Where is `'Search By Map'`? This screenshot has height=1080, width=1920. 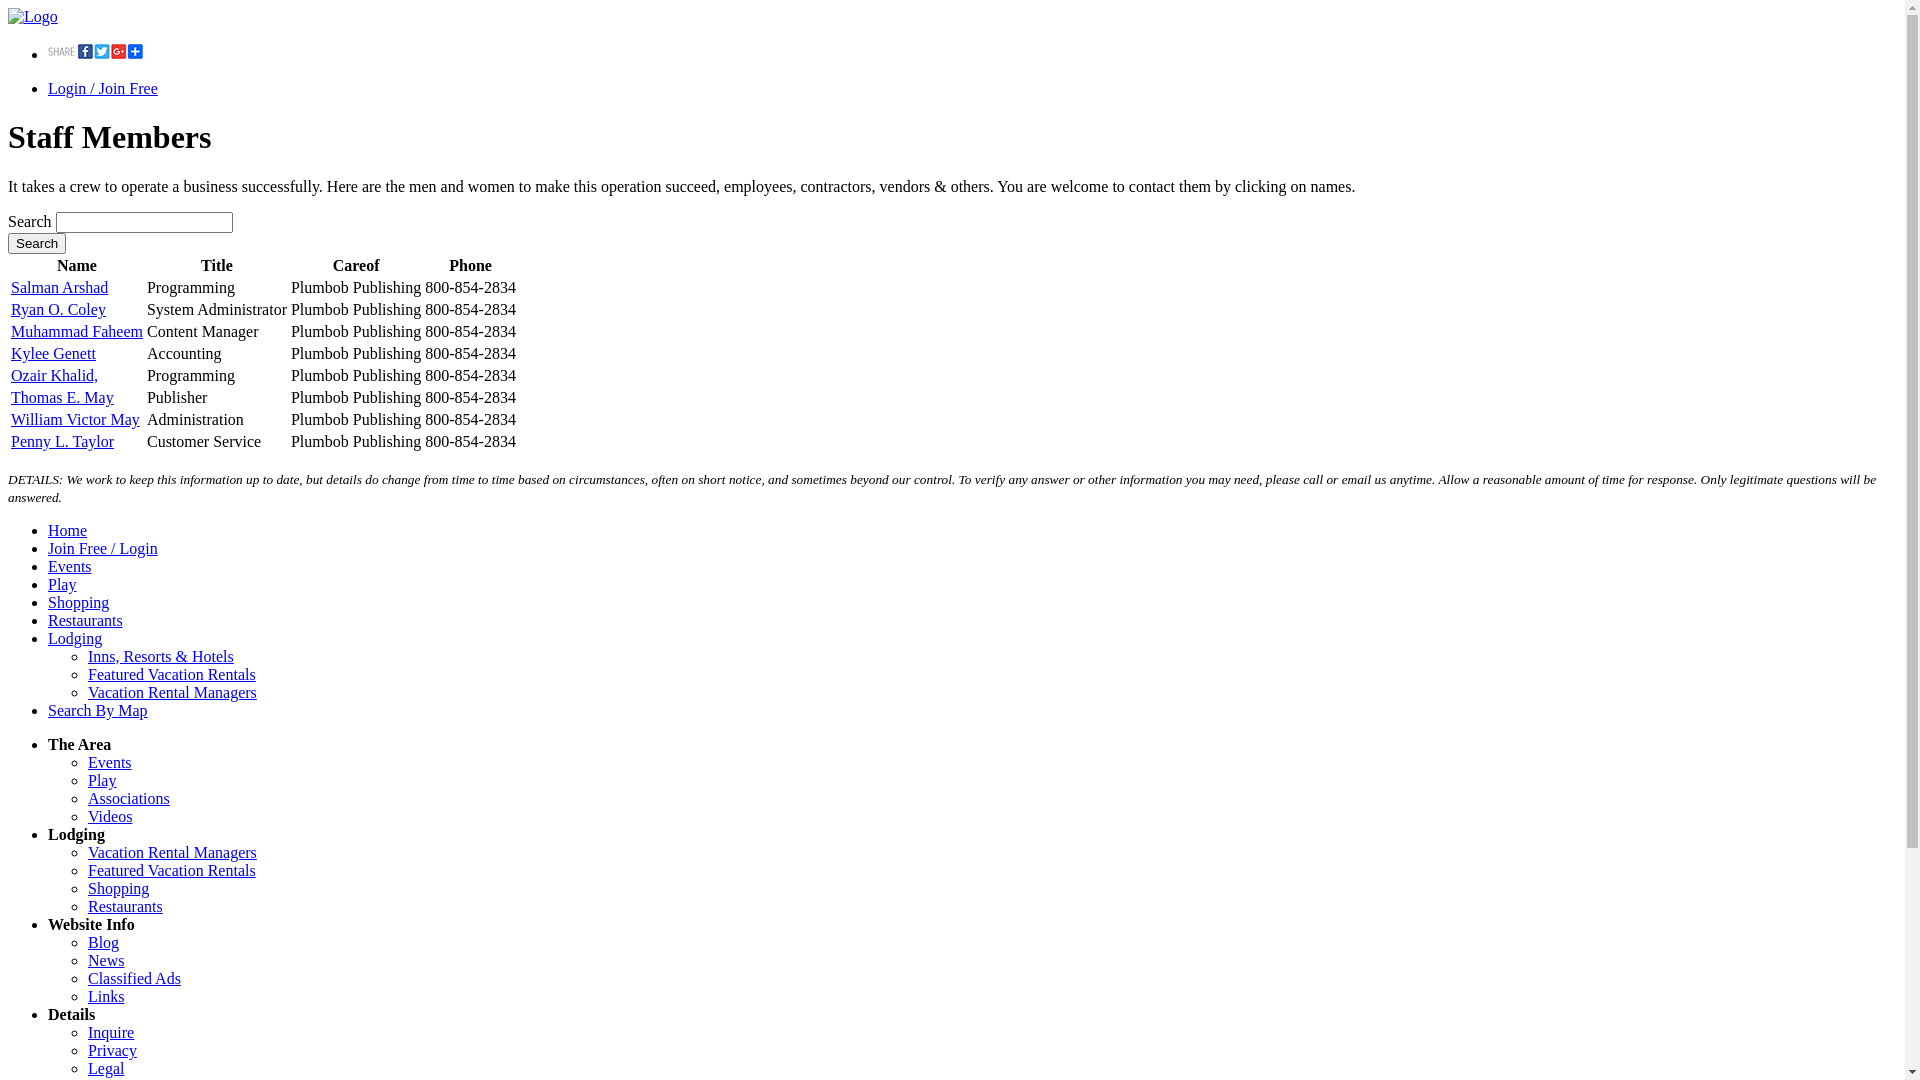
'Search By Map' is located at coordinates (96, 709).